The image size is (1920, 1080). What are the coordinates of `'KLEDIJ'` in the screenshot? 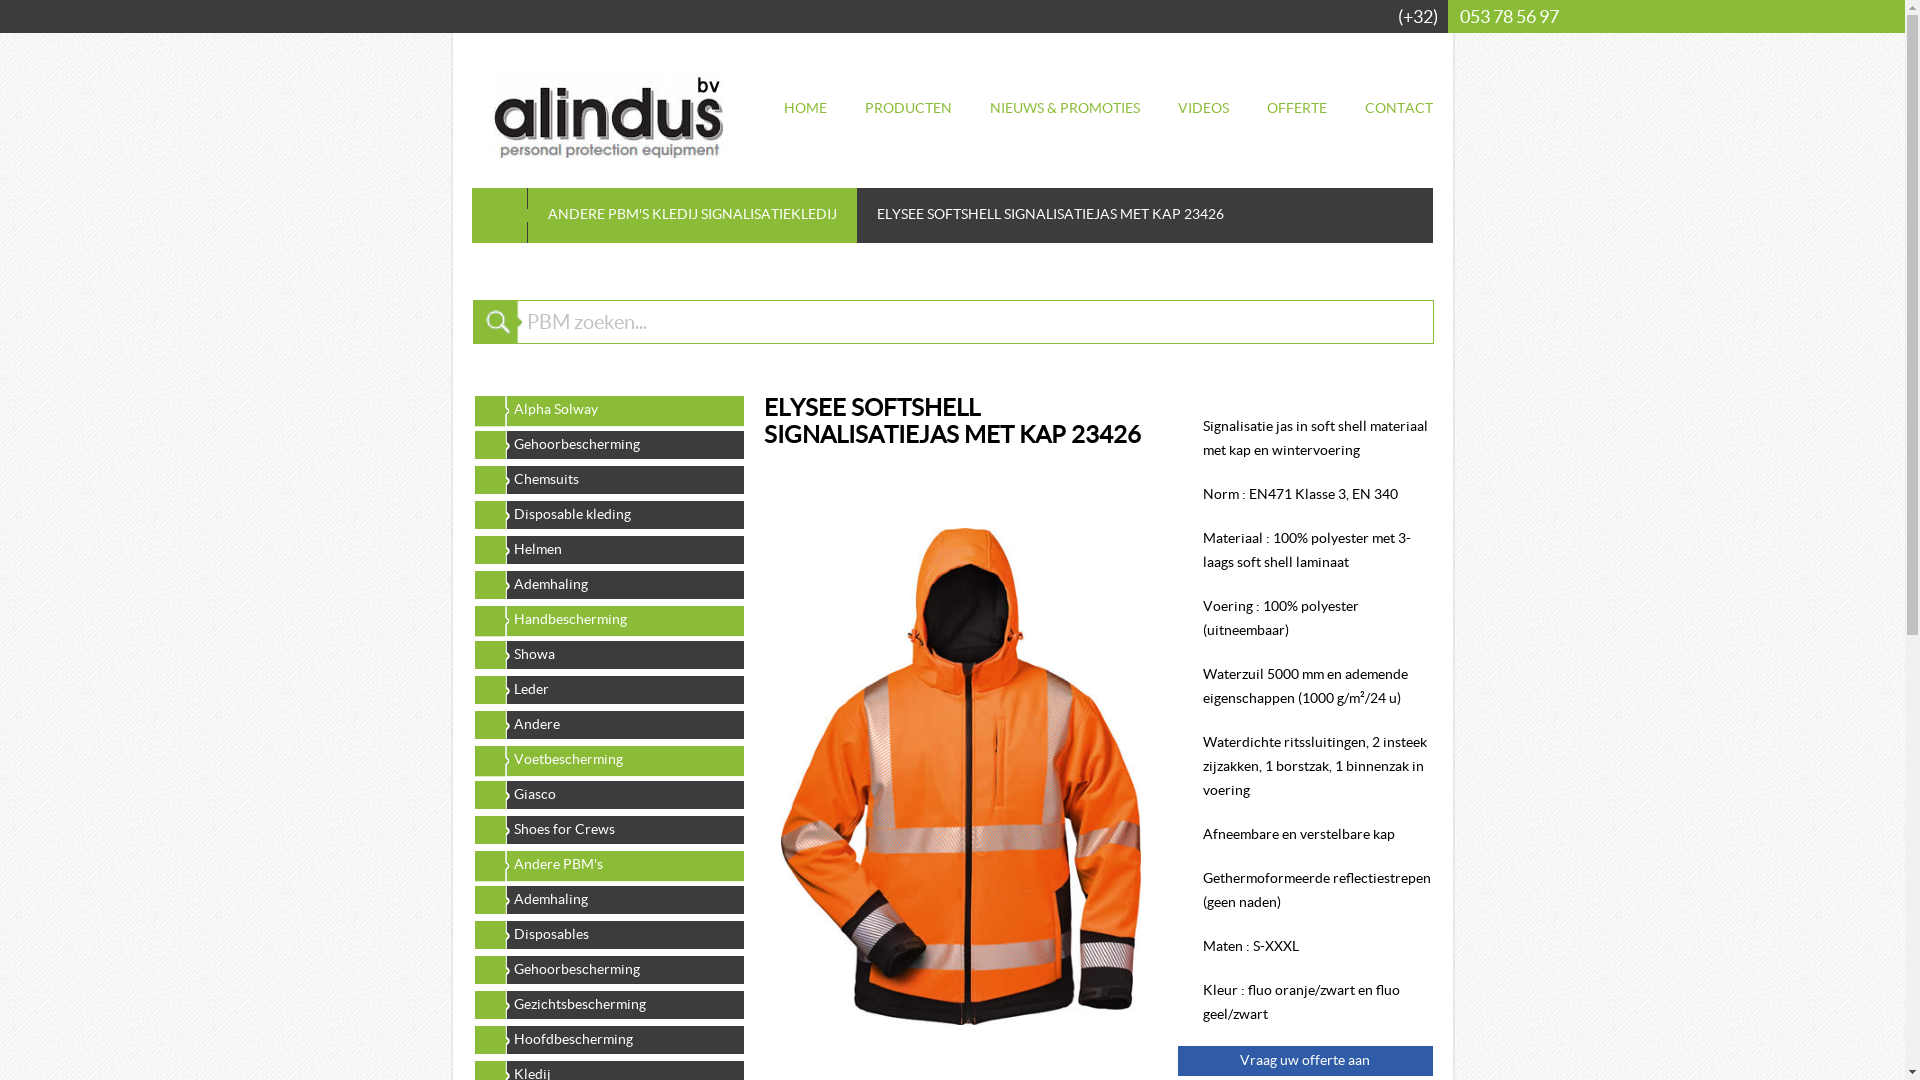 It's located at (675, 213).